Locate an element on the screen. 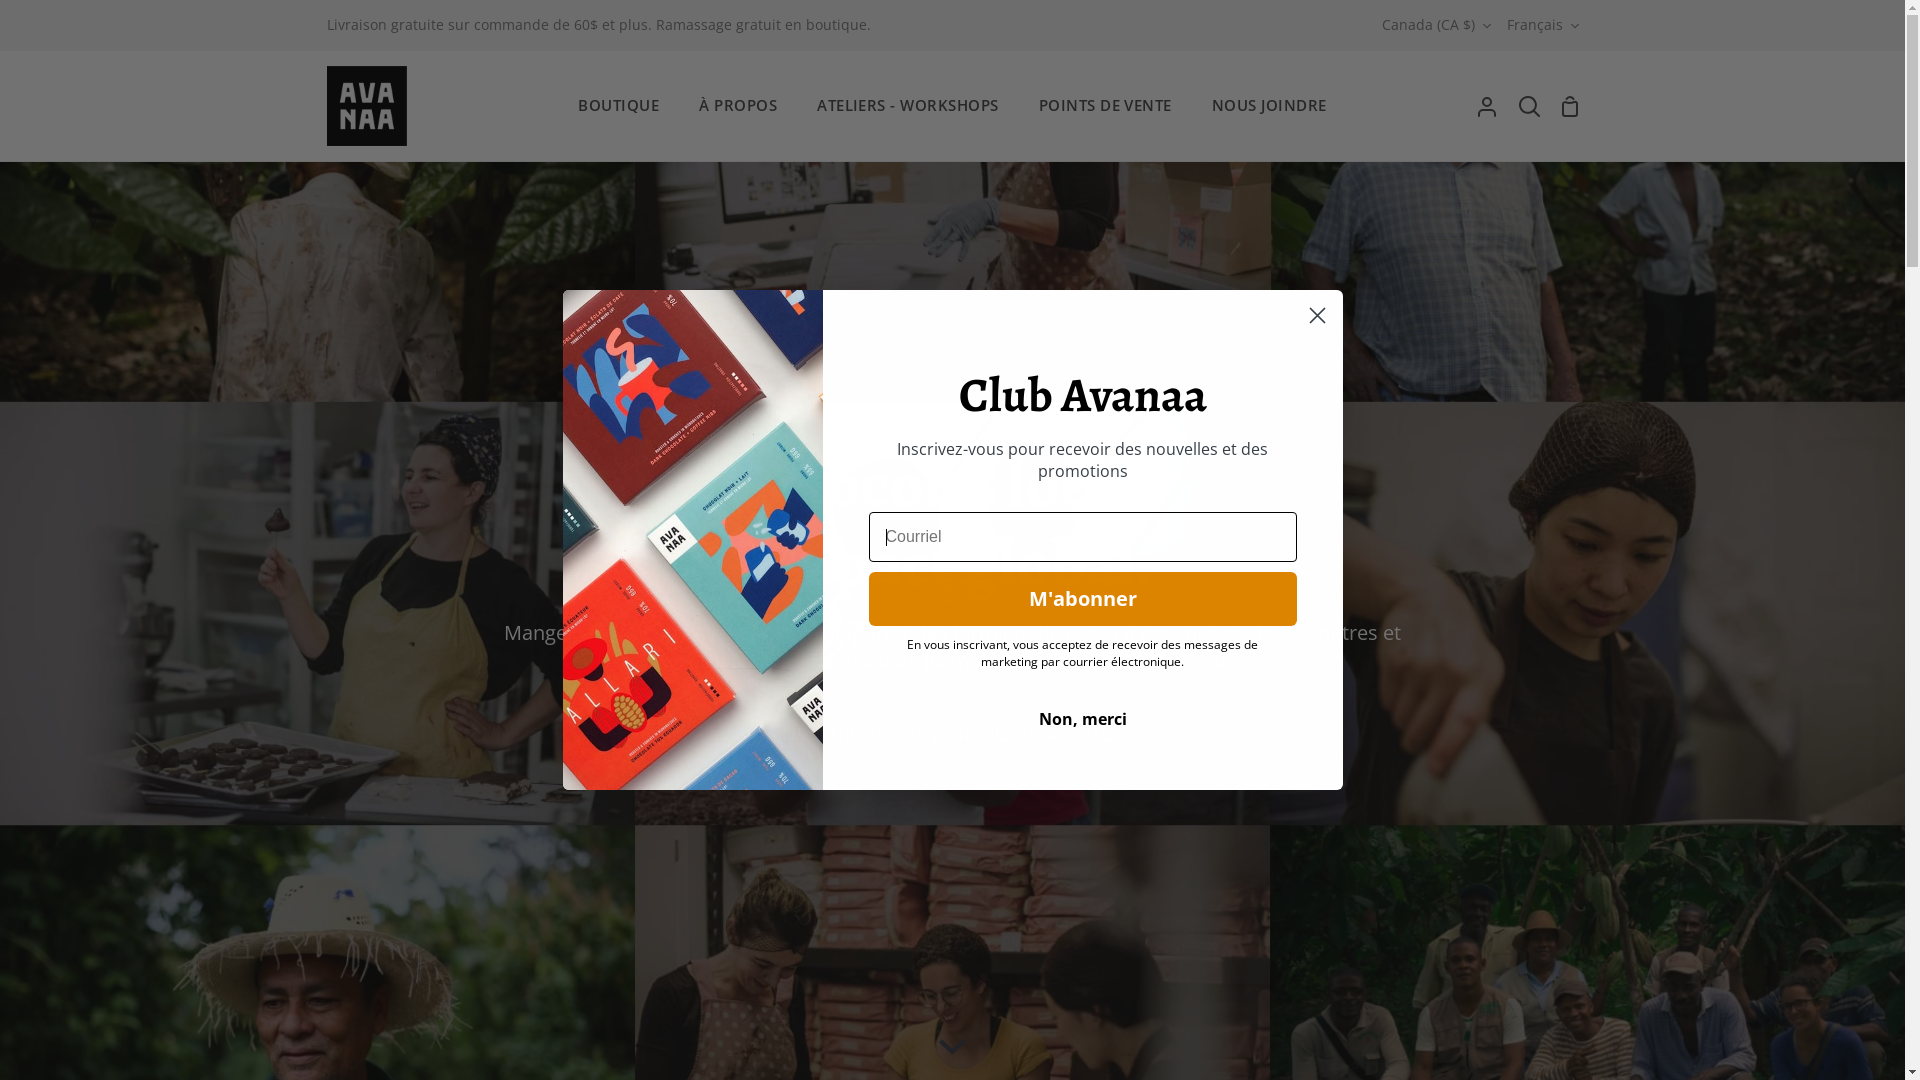  'Mon compte' is located at coordinates (1487, 105).